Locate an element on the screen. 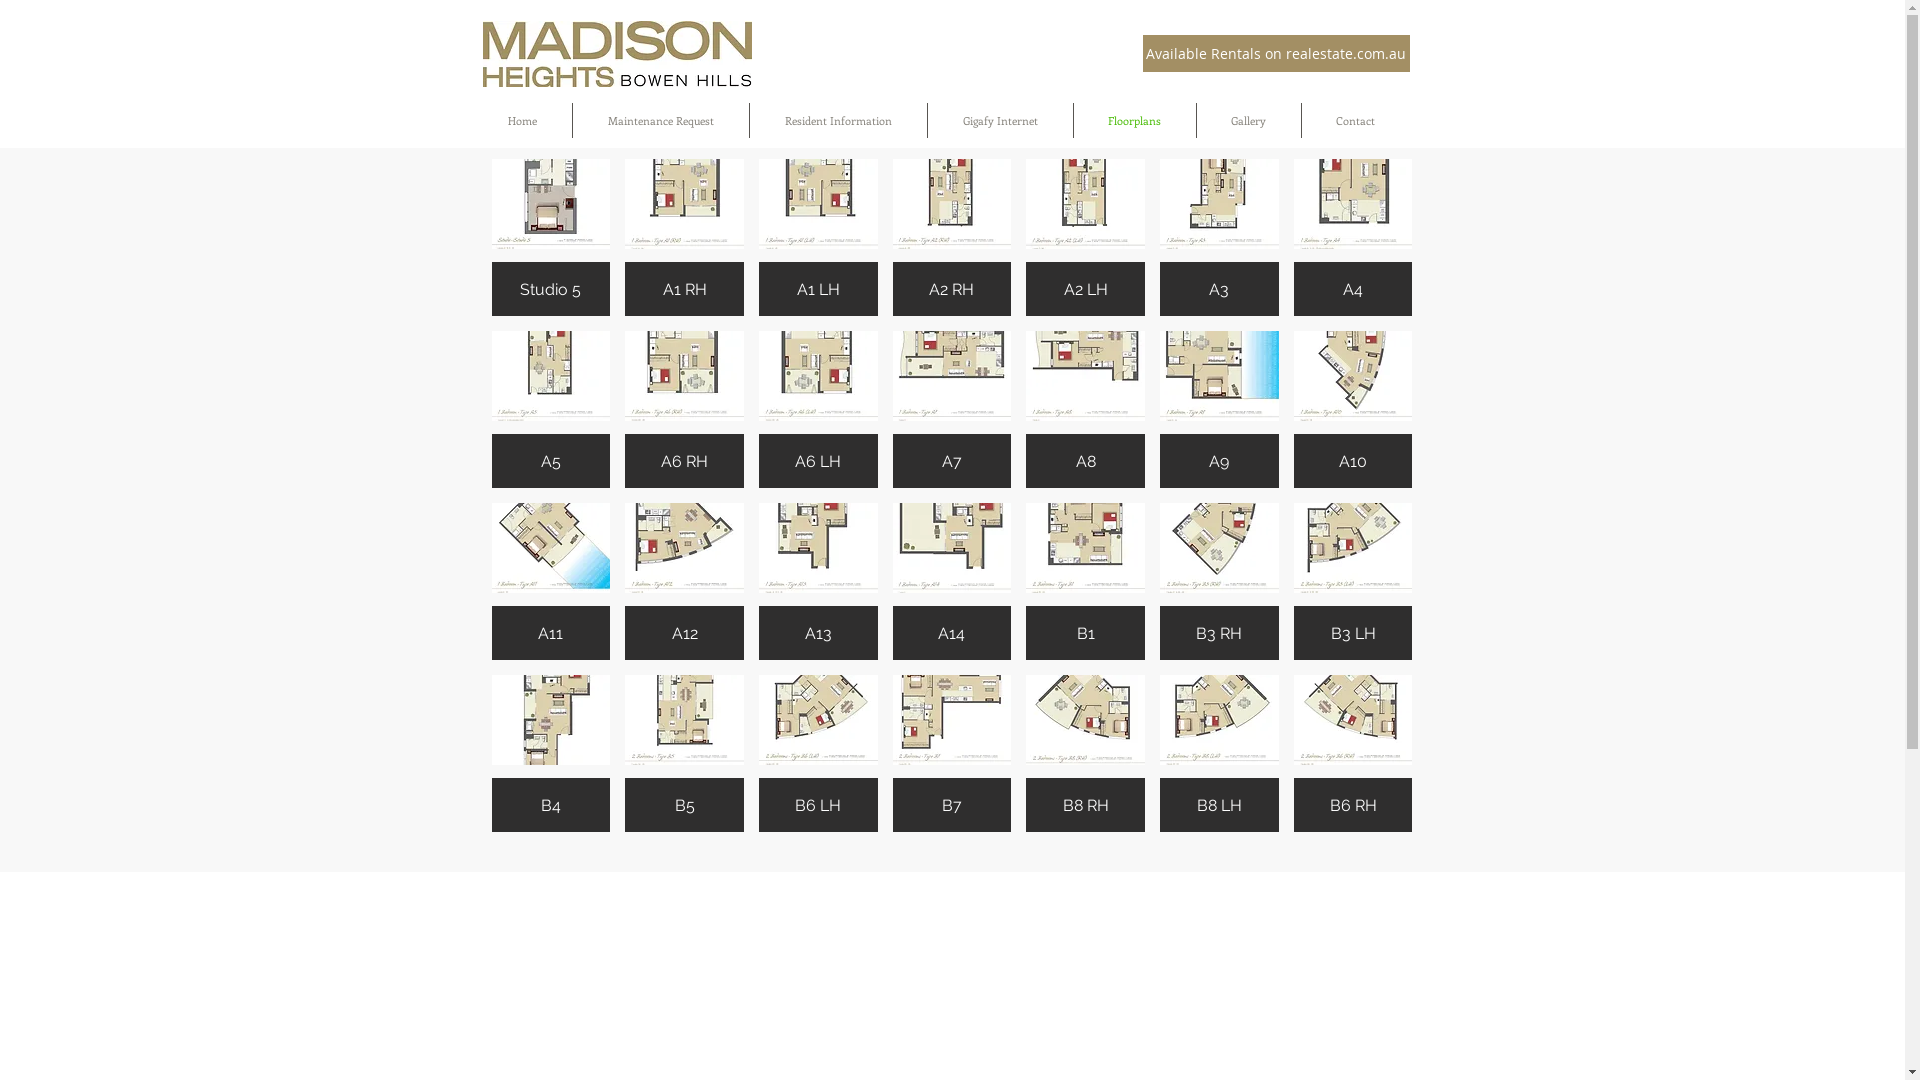 The image size is (1920, 1080). 'Gallery' is located at coordinates (1247, 120).